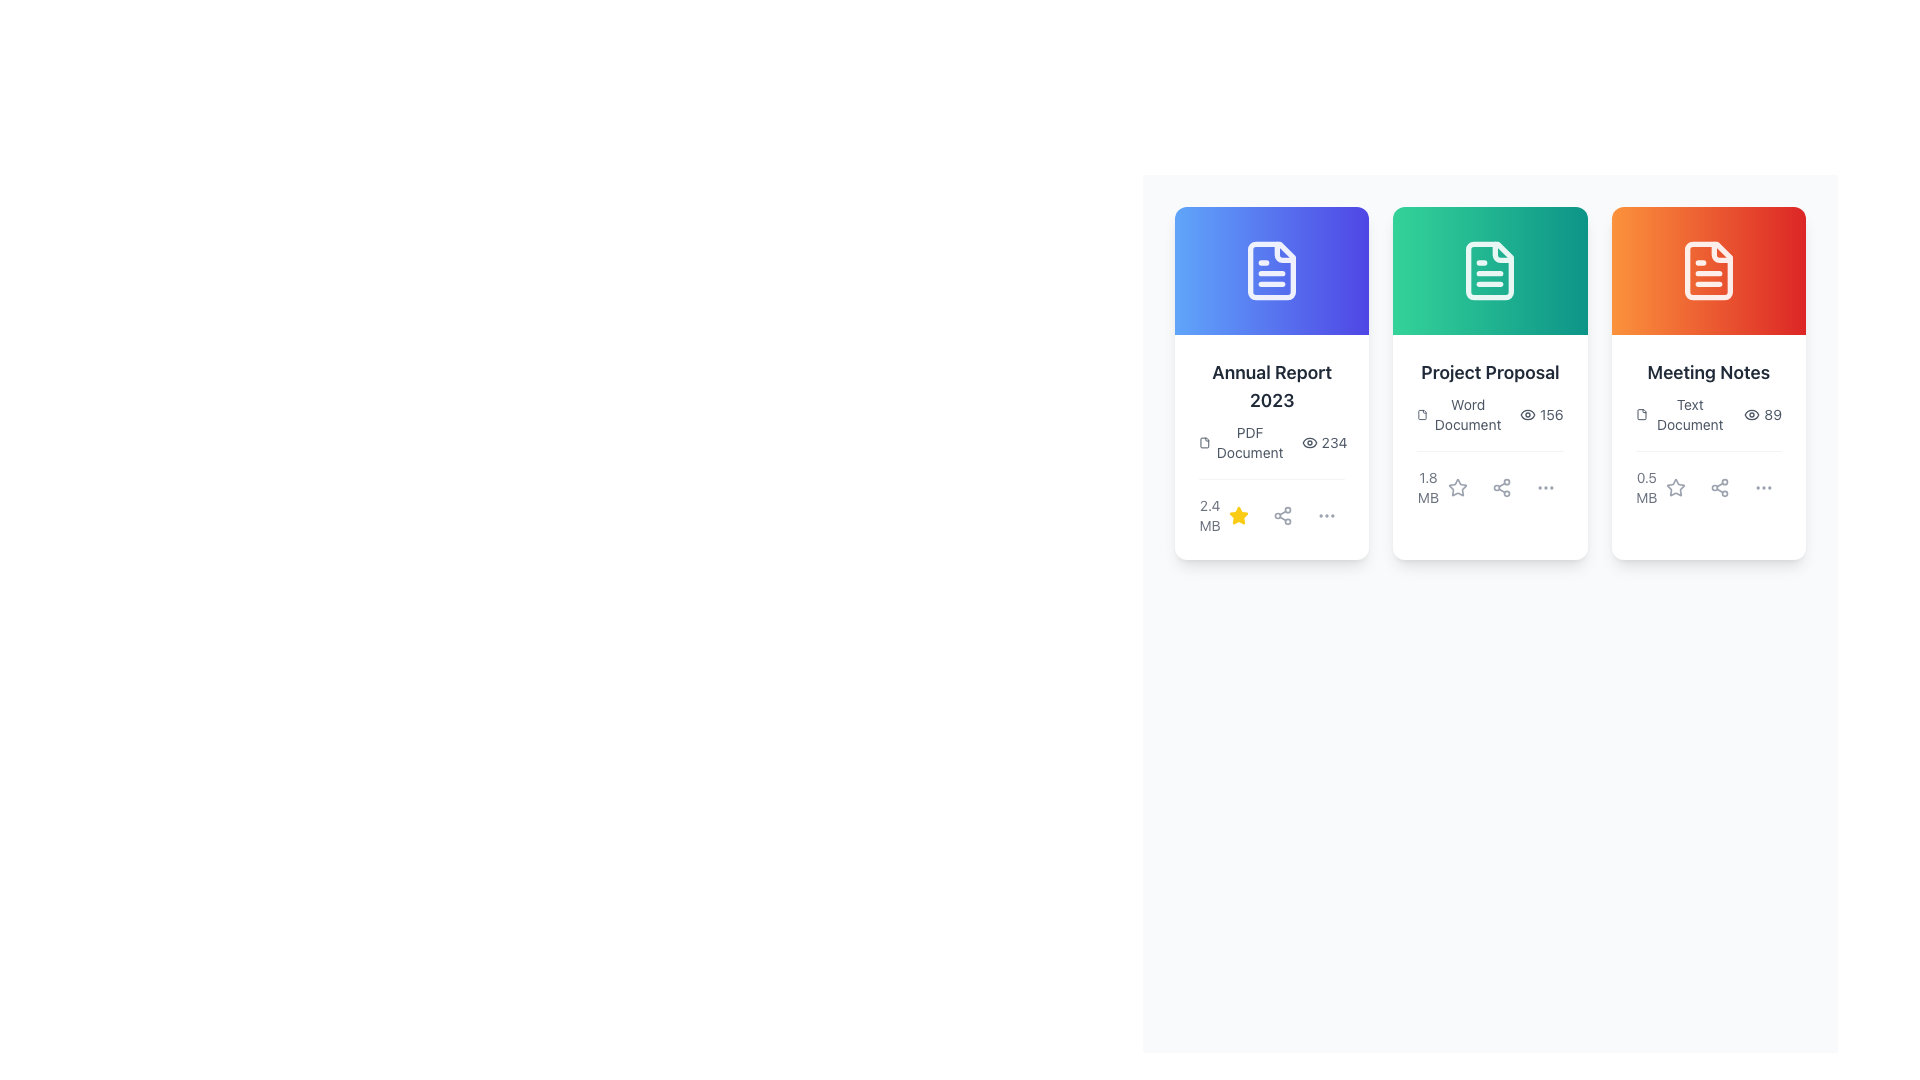  What do you see at coordinates (1283, 515) in the screenshot?
I see `the 'Share' icon button located at the bottom-middle section of the card for 'Annual Report 2023', positioned between a yellow star icon and an icon with three vertical dots` at bounding box center [1283, 515].